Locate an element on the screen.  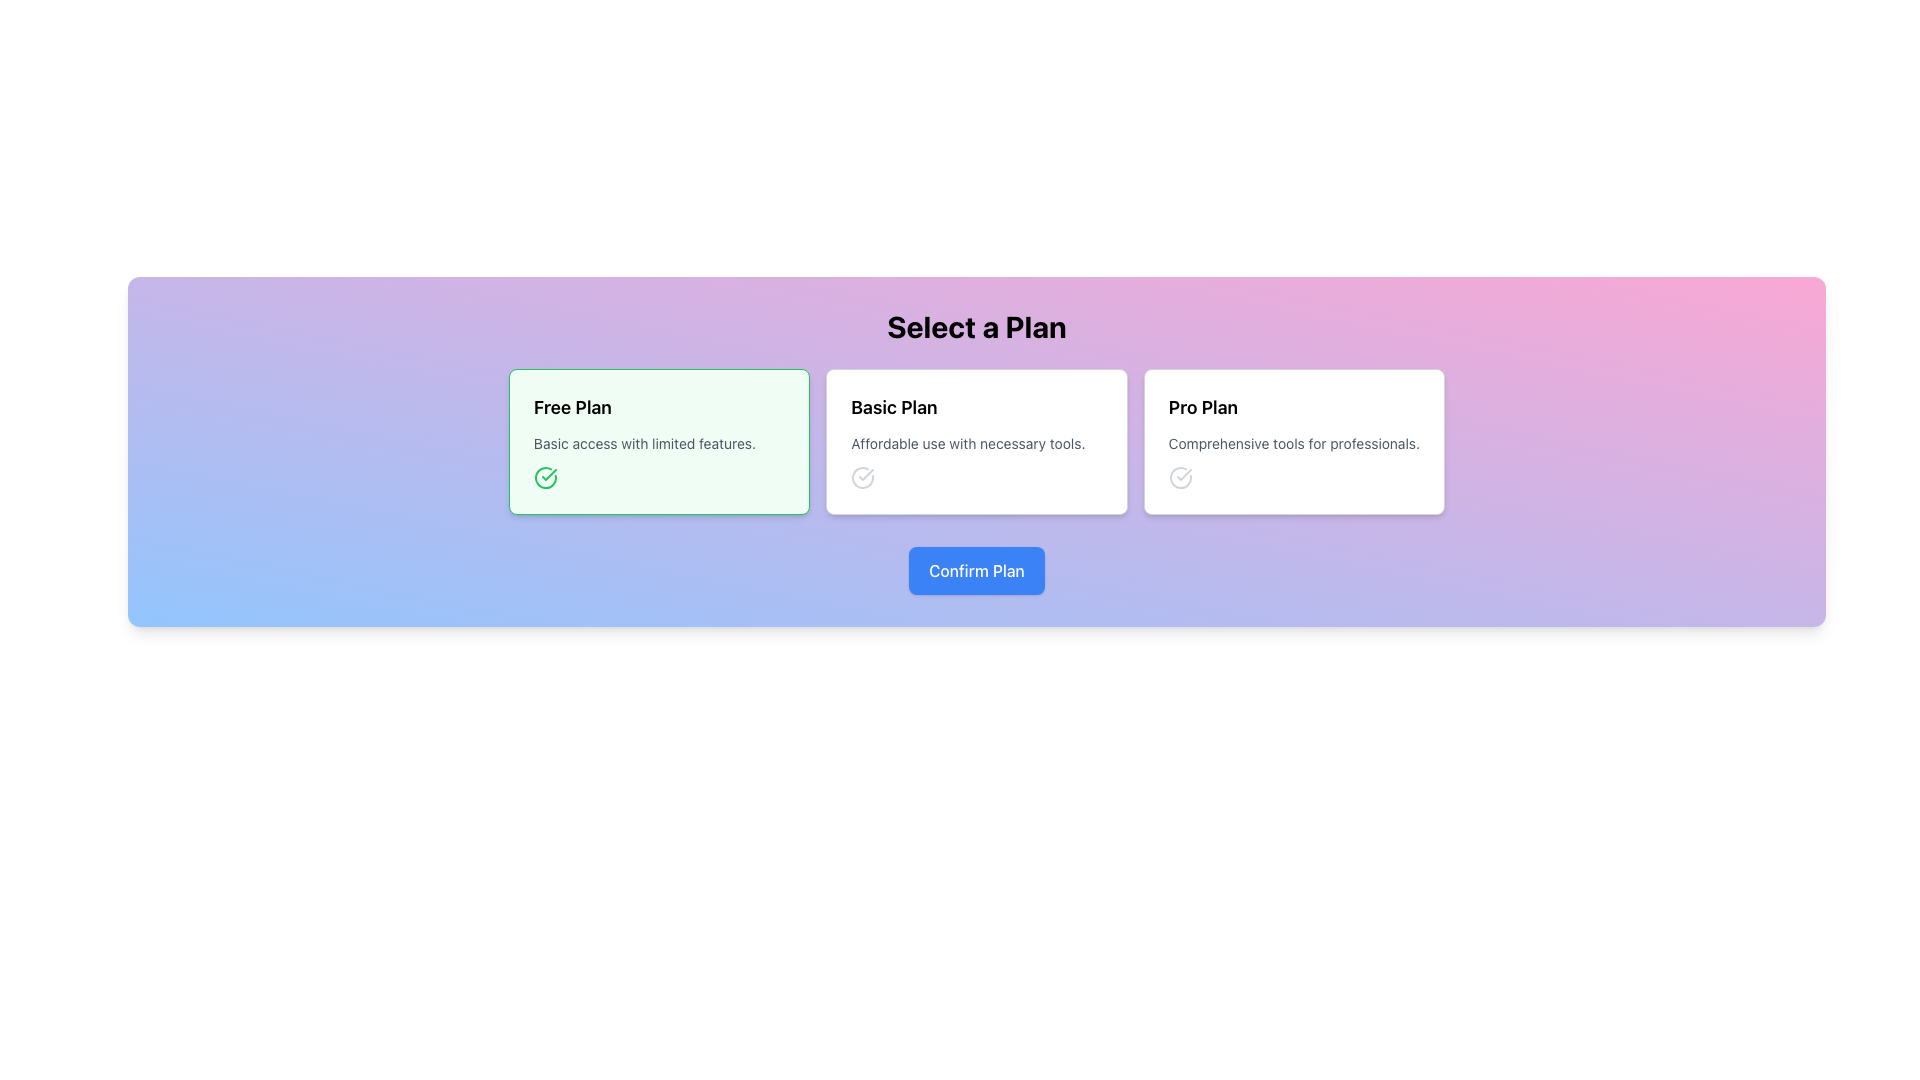
the static text label reading 'Free Plan' which is styled with a larger font size and bold weight, located at the top-left corner of its card with a light green background is located at coordinates (571, 407).